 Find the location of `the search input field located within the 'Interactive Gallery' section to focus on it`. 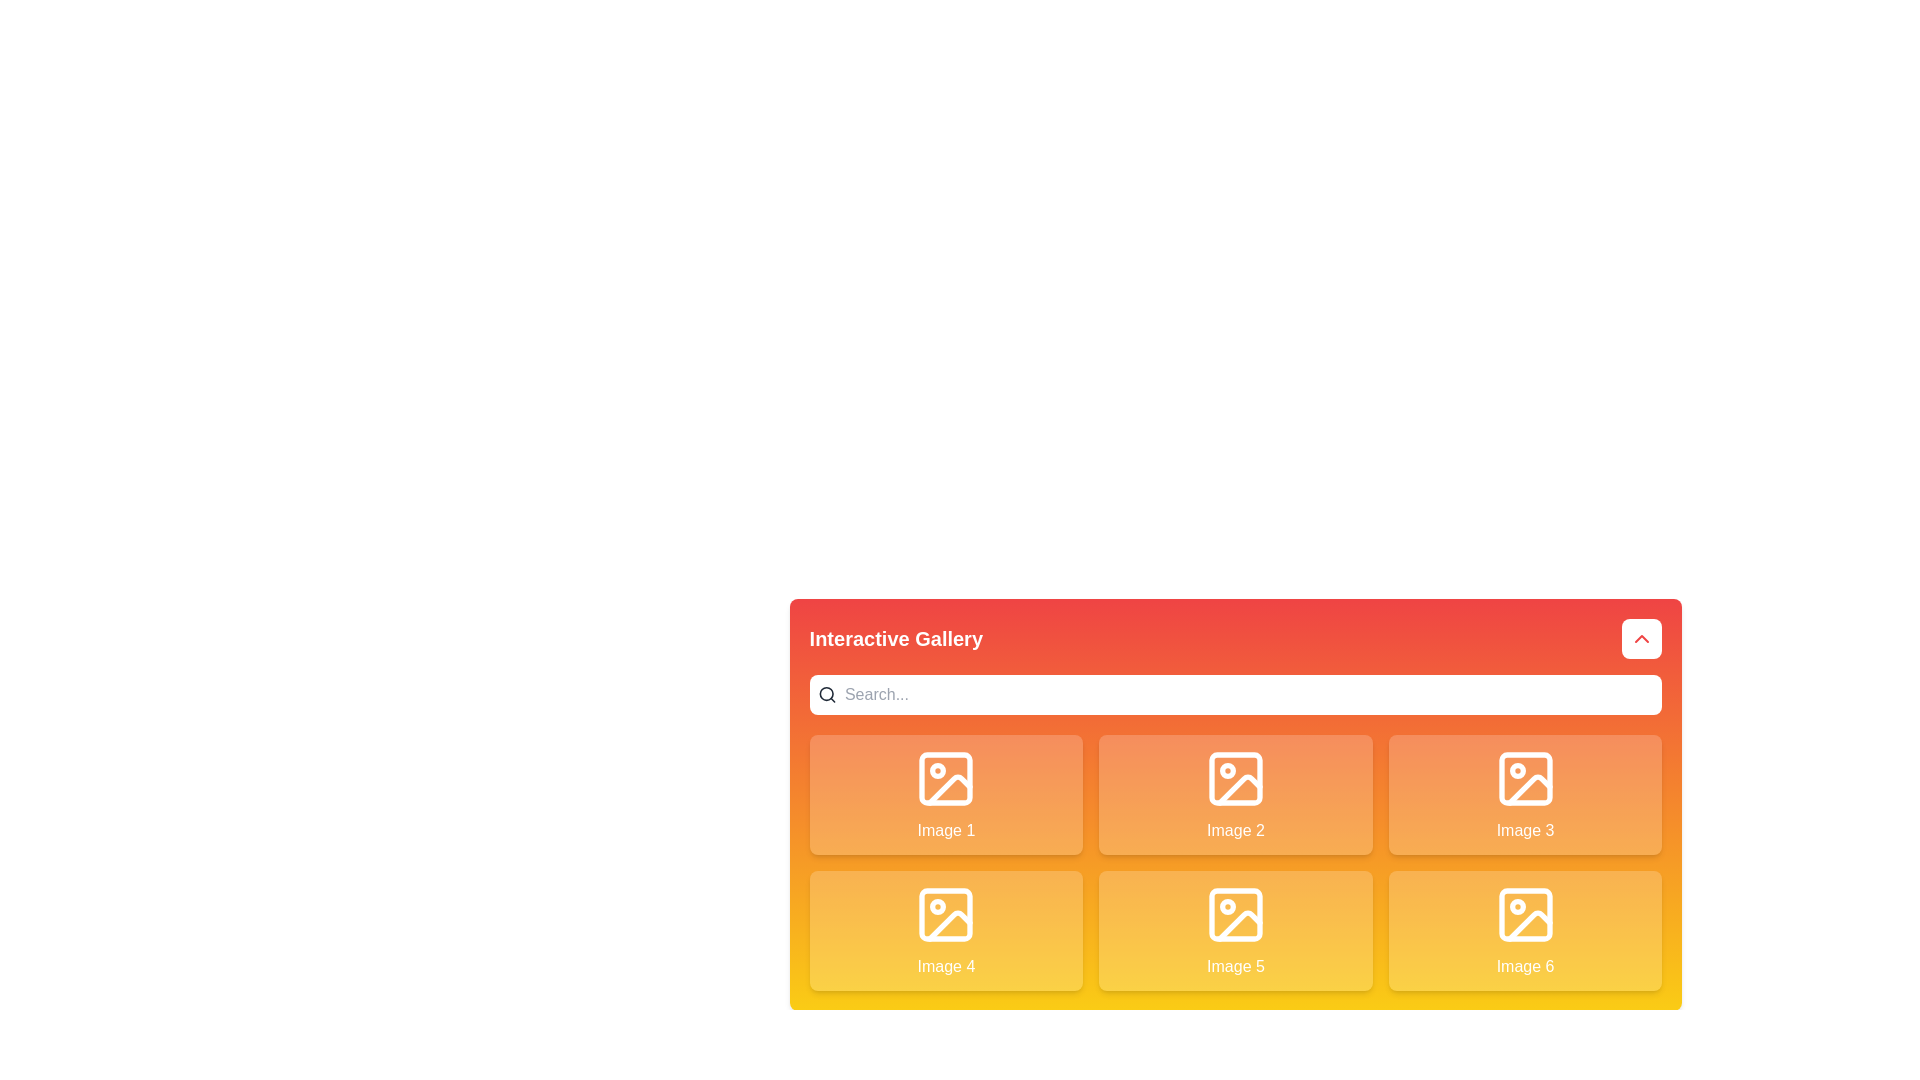

the search input field located within the 'Interactive Gallery' section to focus on it is located at coordinates (1234, 693).